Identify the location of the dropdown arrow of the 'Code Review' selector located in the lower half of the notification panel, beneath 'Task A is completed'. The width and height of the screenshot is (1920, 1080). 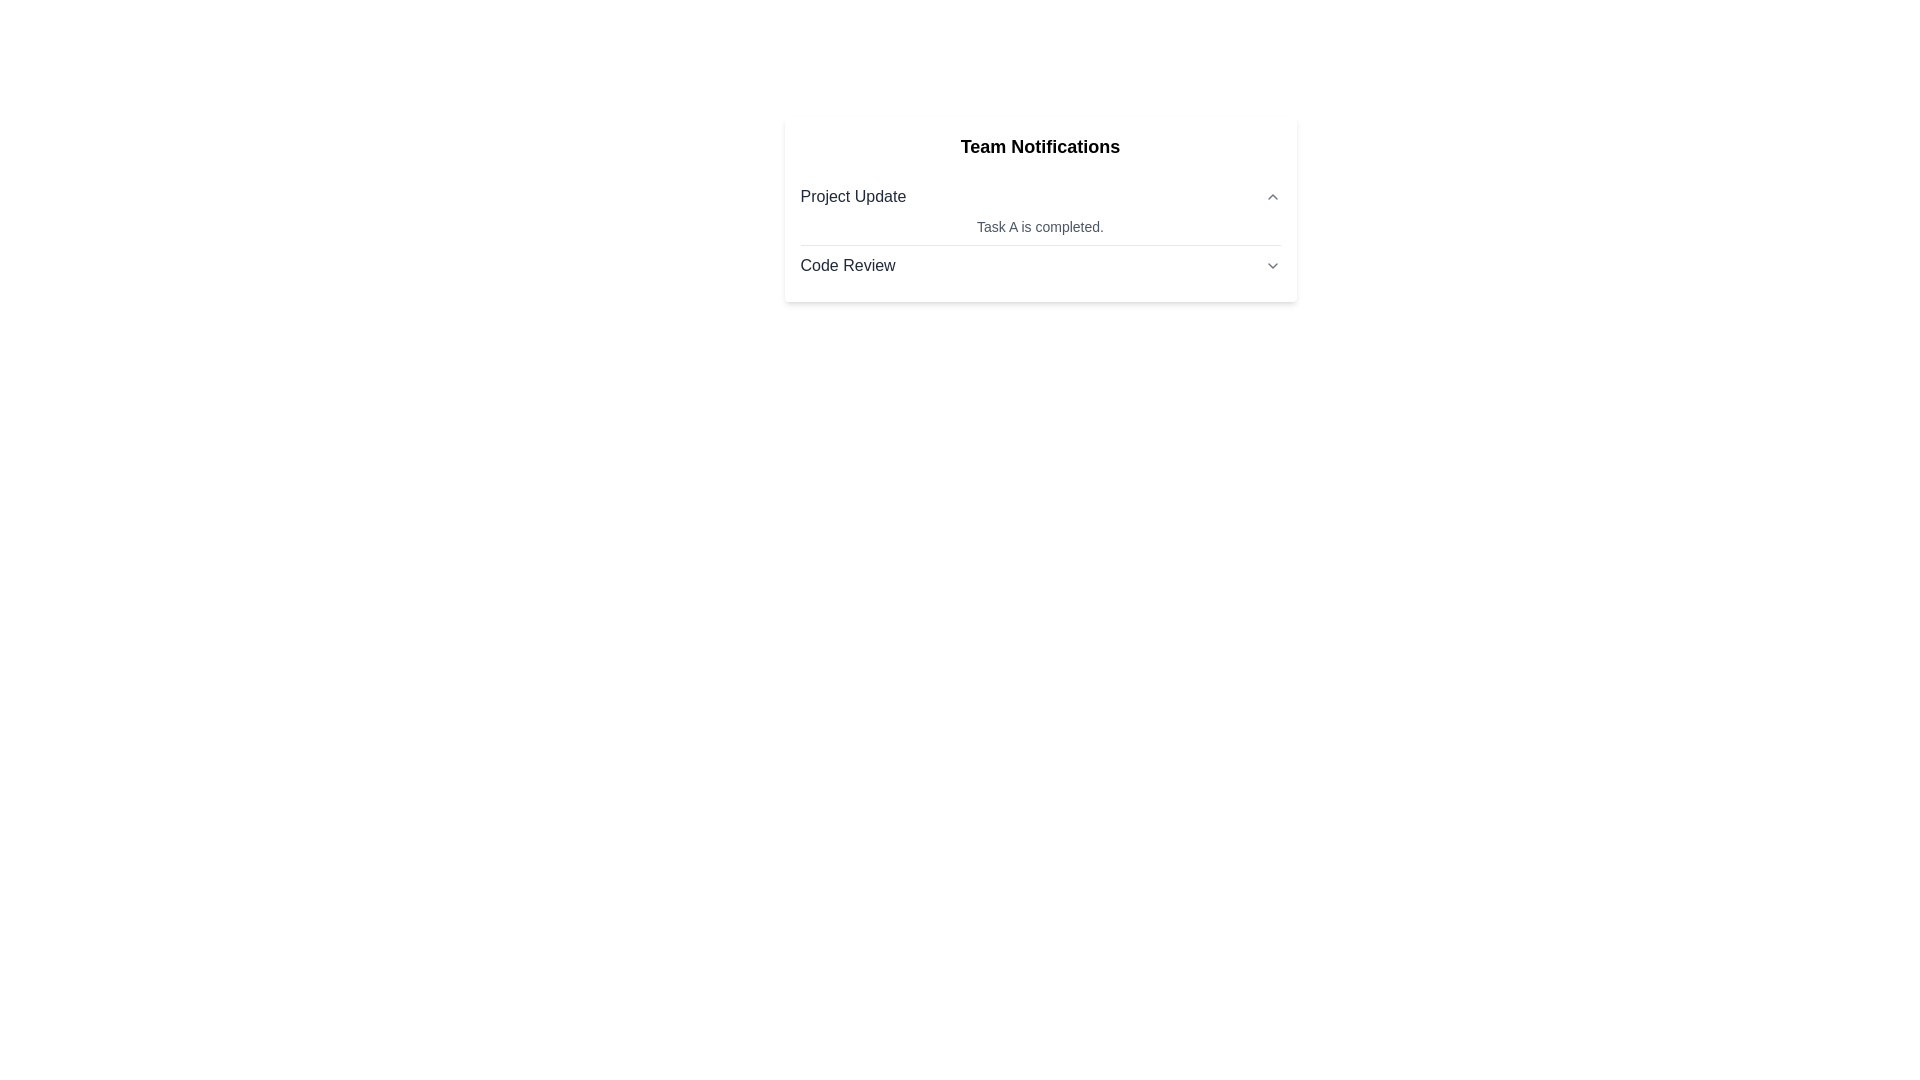
(1040, 264).